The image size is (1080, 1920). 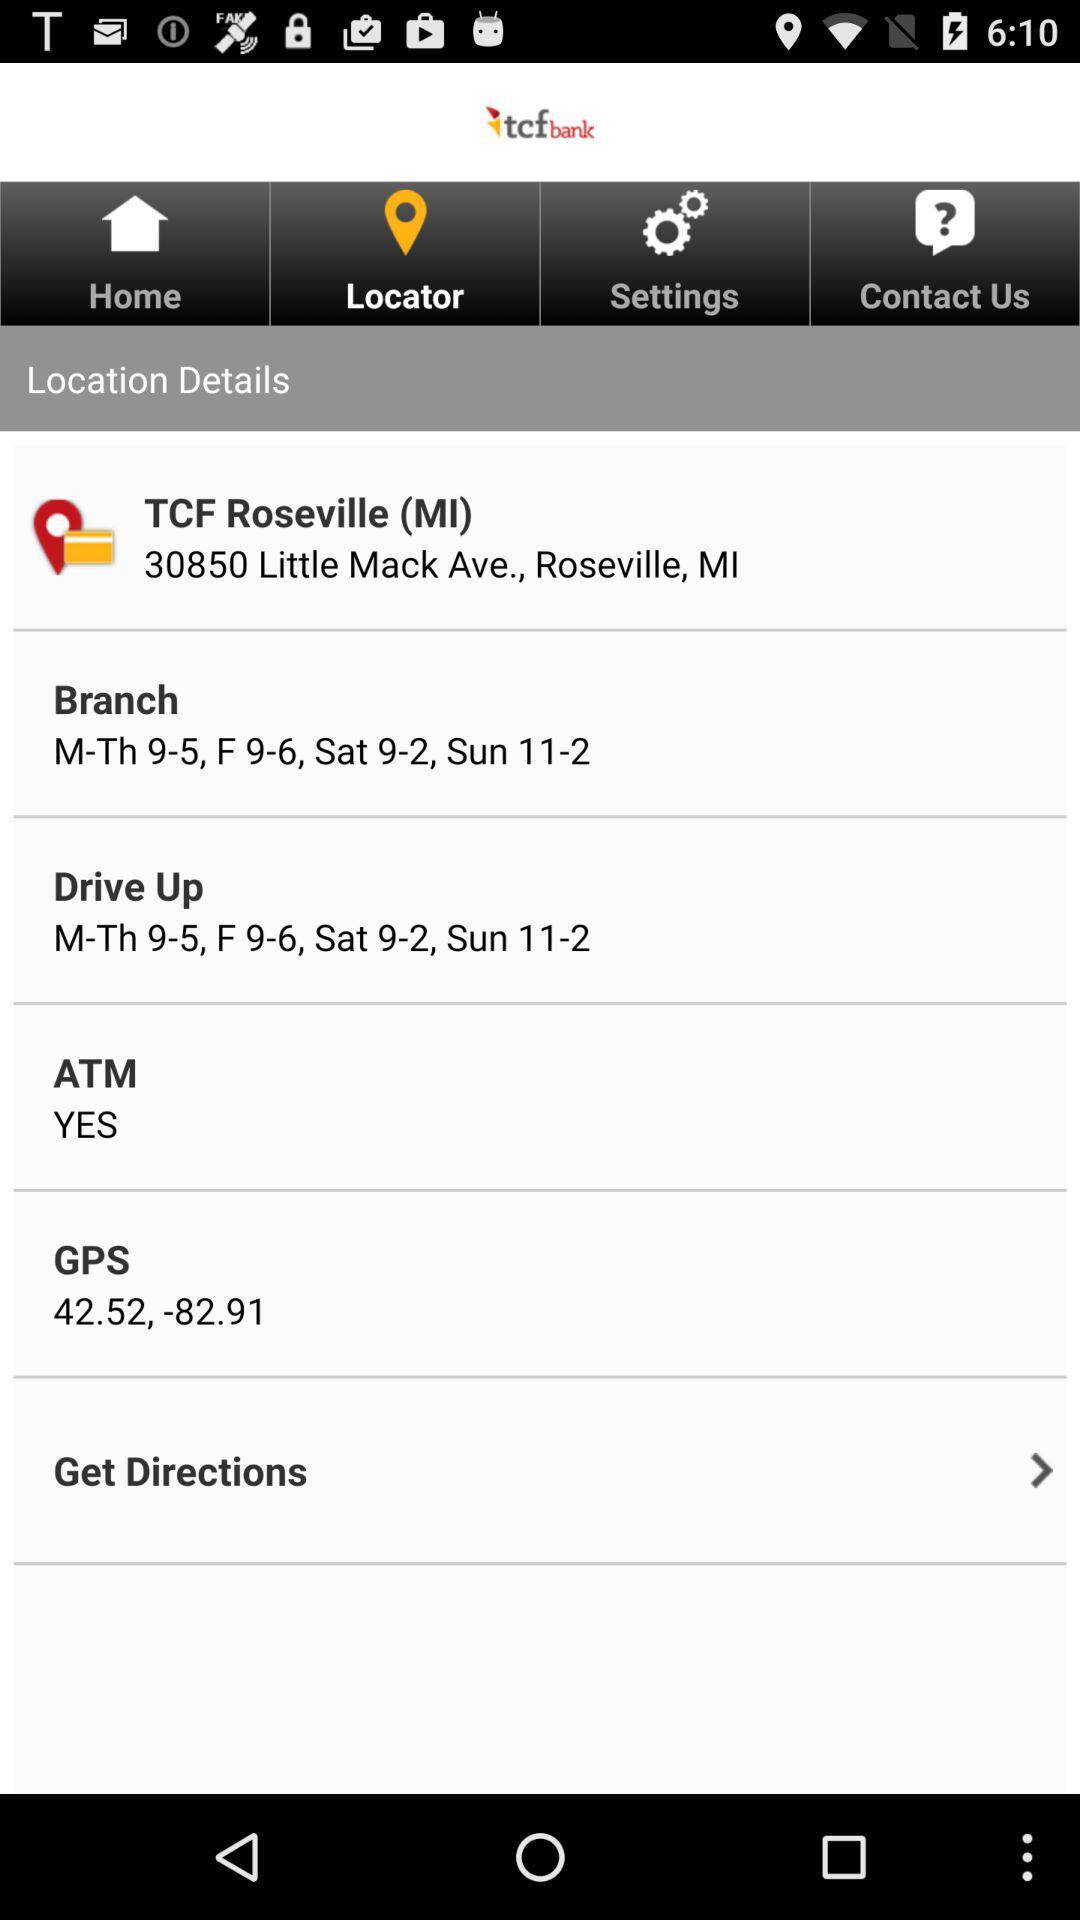 I want to click on the item to the right of the get directions item, so click(x=1040, y=1470).